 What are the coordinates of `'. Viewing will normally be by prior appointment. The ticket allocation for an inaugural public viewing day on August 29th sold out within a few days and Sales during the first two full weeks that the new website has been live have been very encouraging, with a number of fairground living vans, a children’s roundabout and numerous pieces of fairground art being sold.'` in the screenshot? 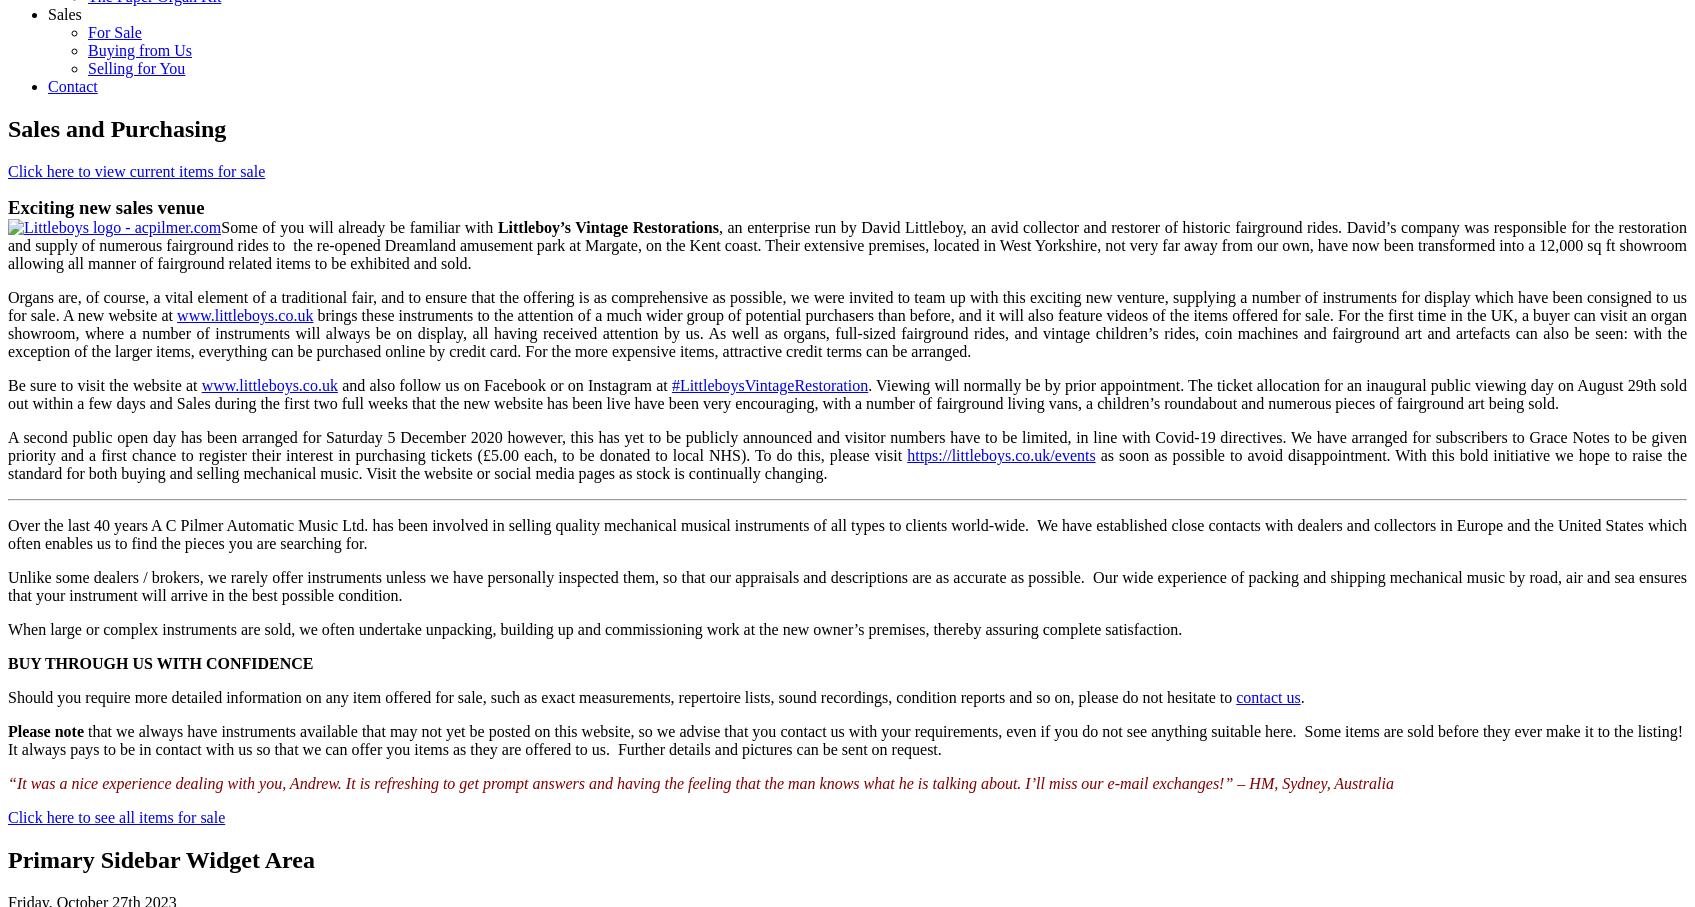 It's located at (847, 394).